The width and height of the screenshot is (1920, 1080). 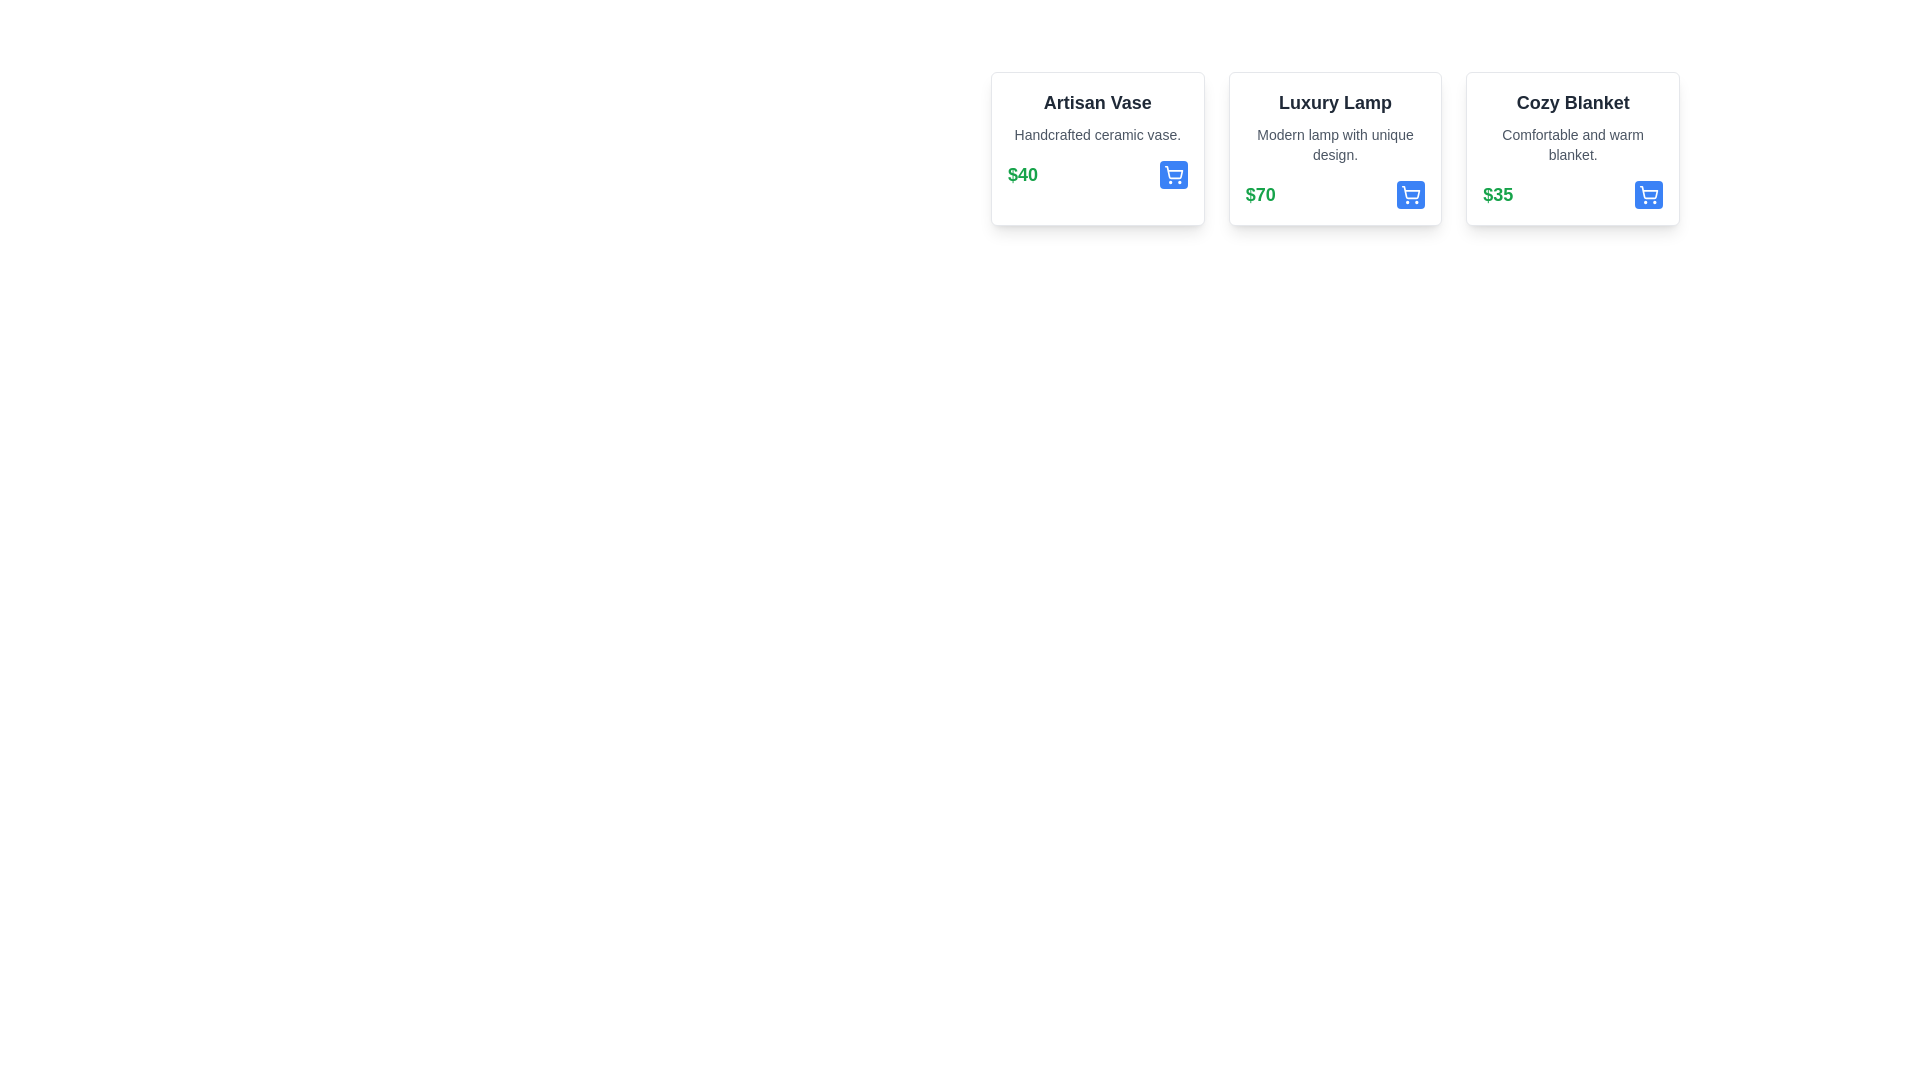 What do you see at coordinates (1335, 103) in the screenshot?
I see `text content of the bolded label reading 'Luxury Lamp' located at the top of the middle card in the interface` at bounding box center [1335, 103].